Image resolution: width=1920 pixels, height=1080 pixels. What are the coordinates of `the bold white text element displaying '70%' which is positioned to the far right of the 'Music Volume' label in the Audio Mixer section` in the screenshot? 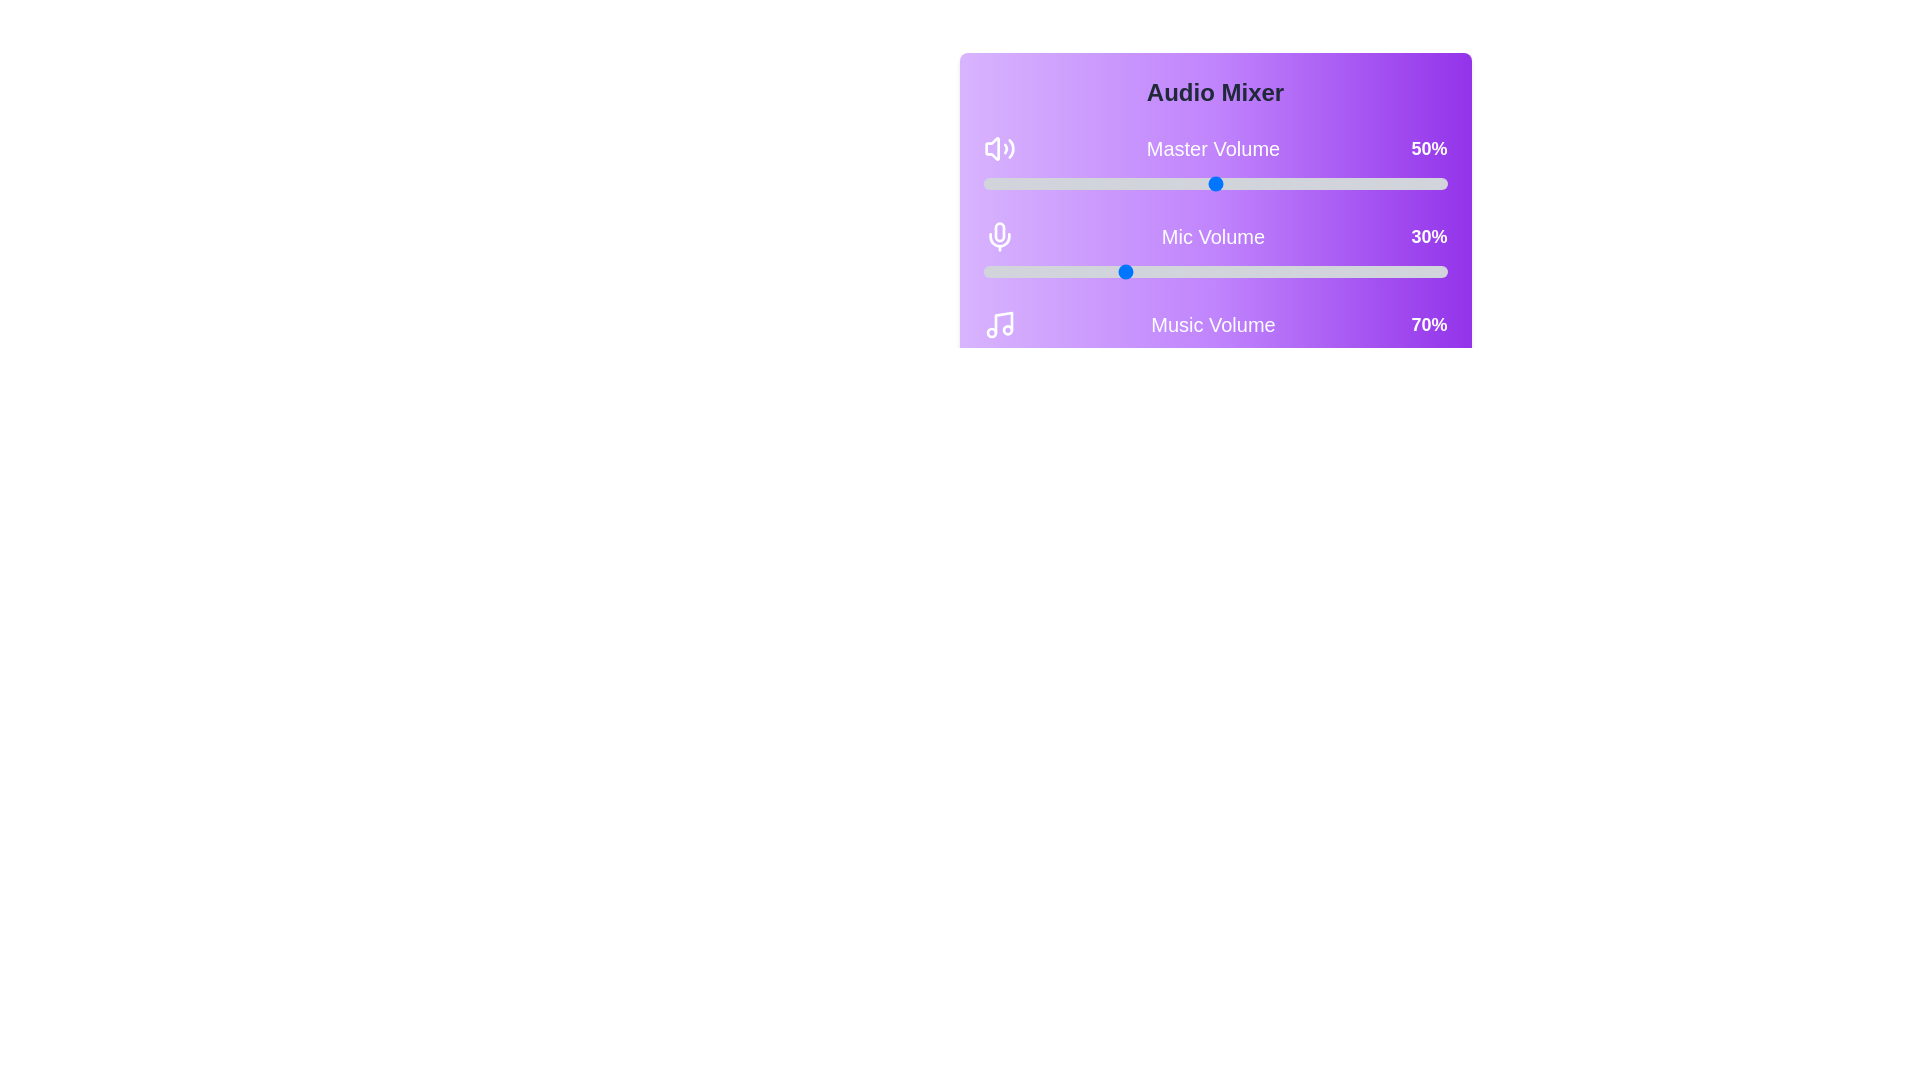 It's located at (1428, 323).